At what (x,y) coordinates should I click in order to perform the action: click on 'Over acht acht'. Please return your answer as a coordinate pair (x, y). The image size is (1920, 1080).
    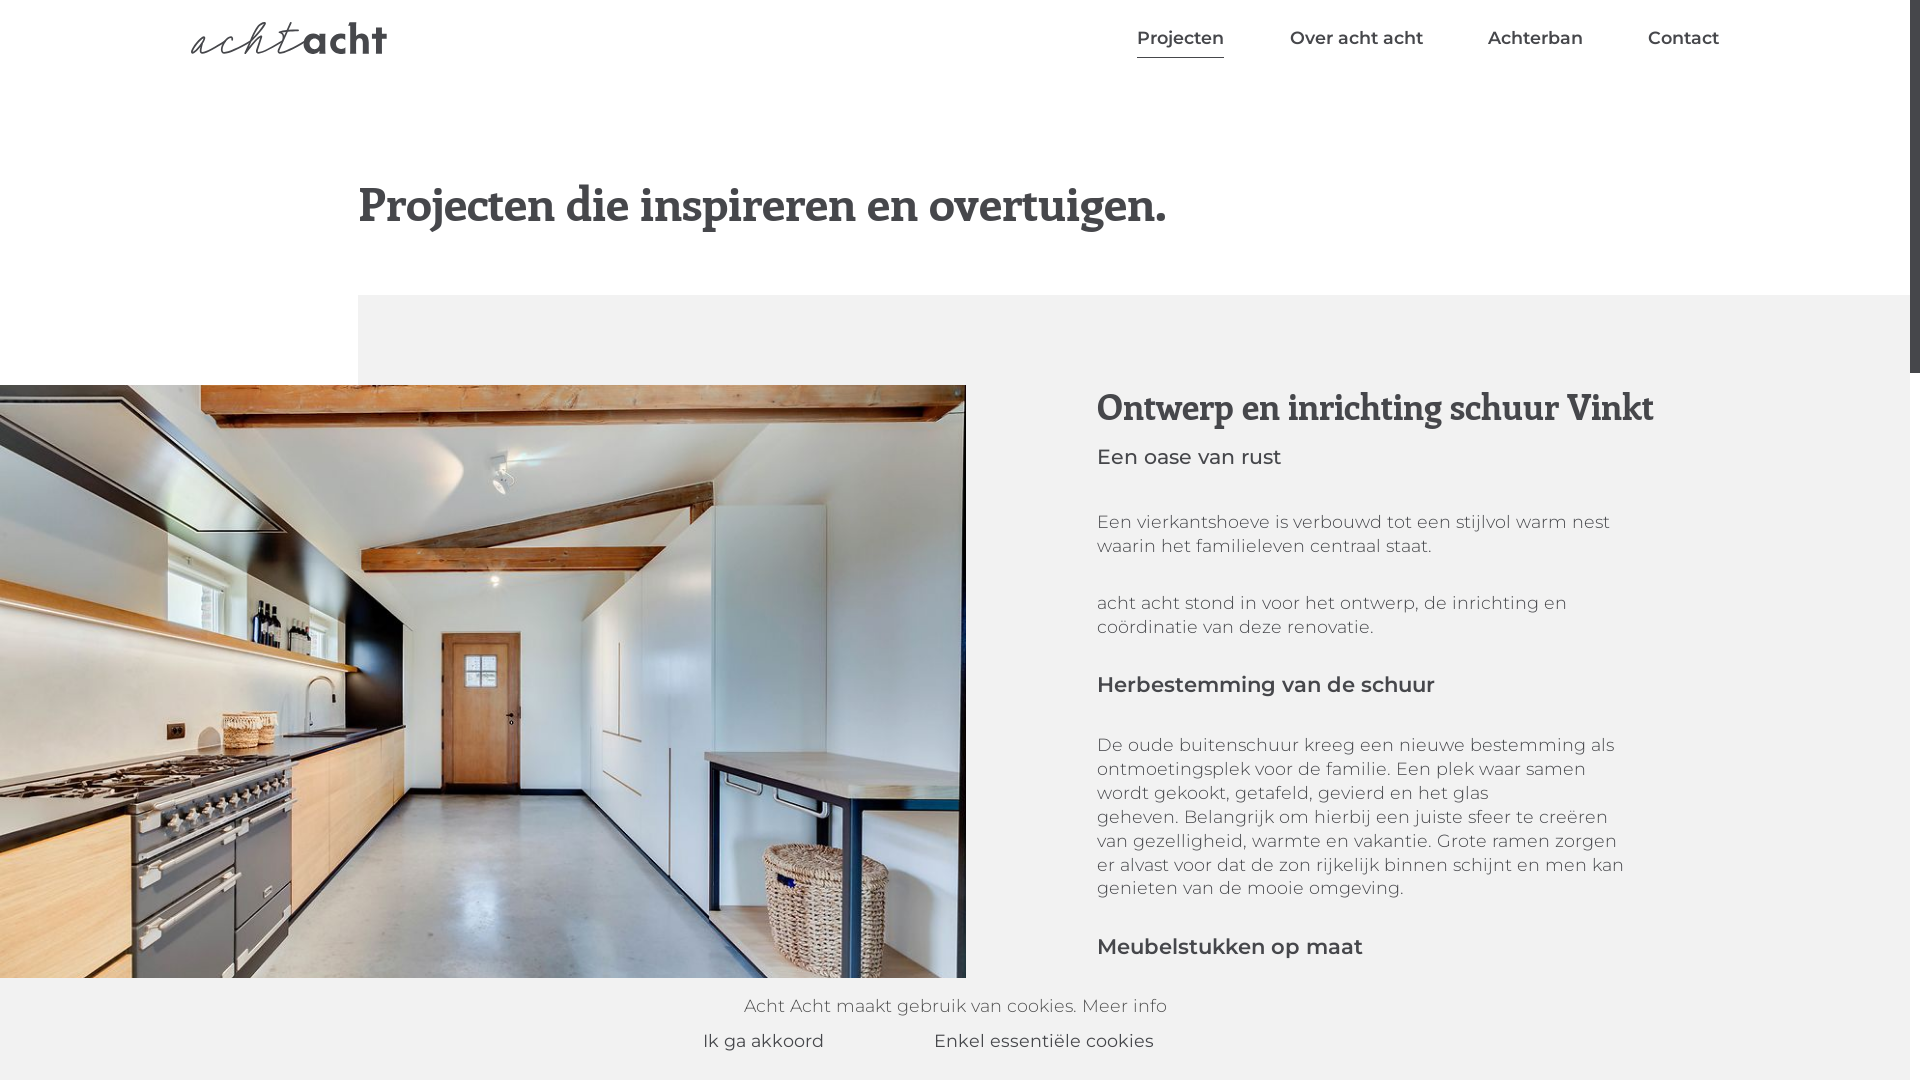
    Looking at the image, I should click on (1356, 38).